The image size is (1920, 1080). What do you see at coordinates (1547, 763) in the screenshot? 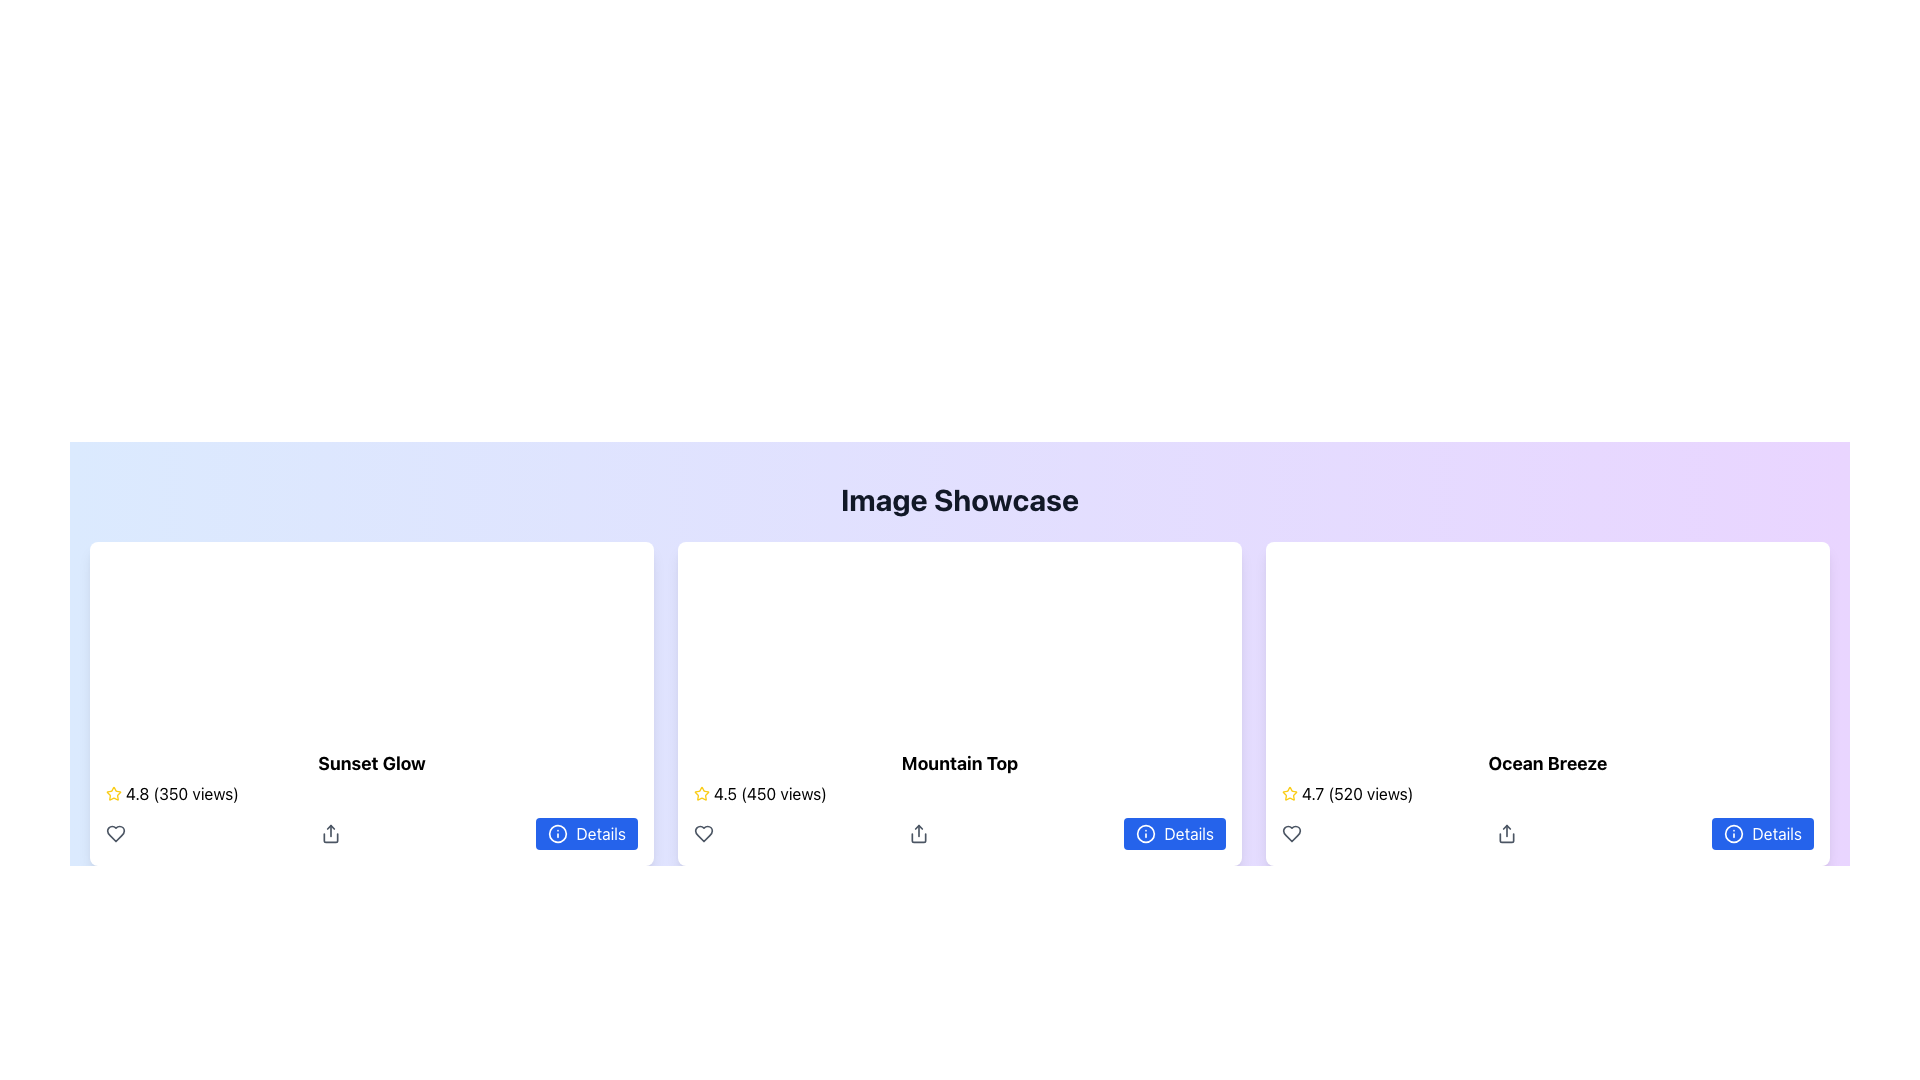
I see `the informational Text Label located at the top center of the card in the third column of the grid layout` at bounding box center [1547, 763].